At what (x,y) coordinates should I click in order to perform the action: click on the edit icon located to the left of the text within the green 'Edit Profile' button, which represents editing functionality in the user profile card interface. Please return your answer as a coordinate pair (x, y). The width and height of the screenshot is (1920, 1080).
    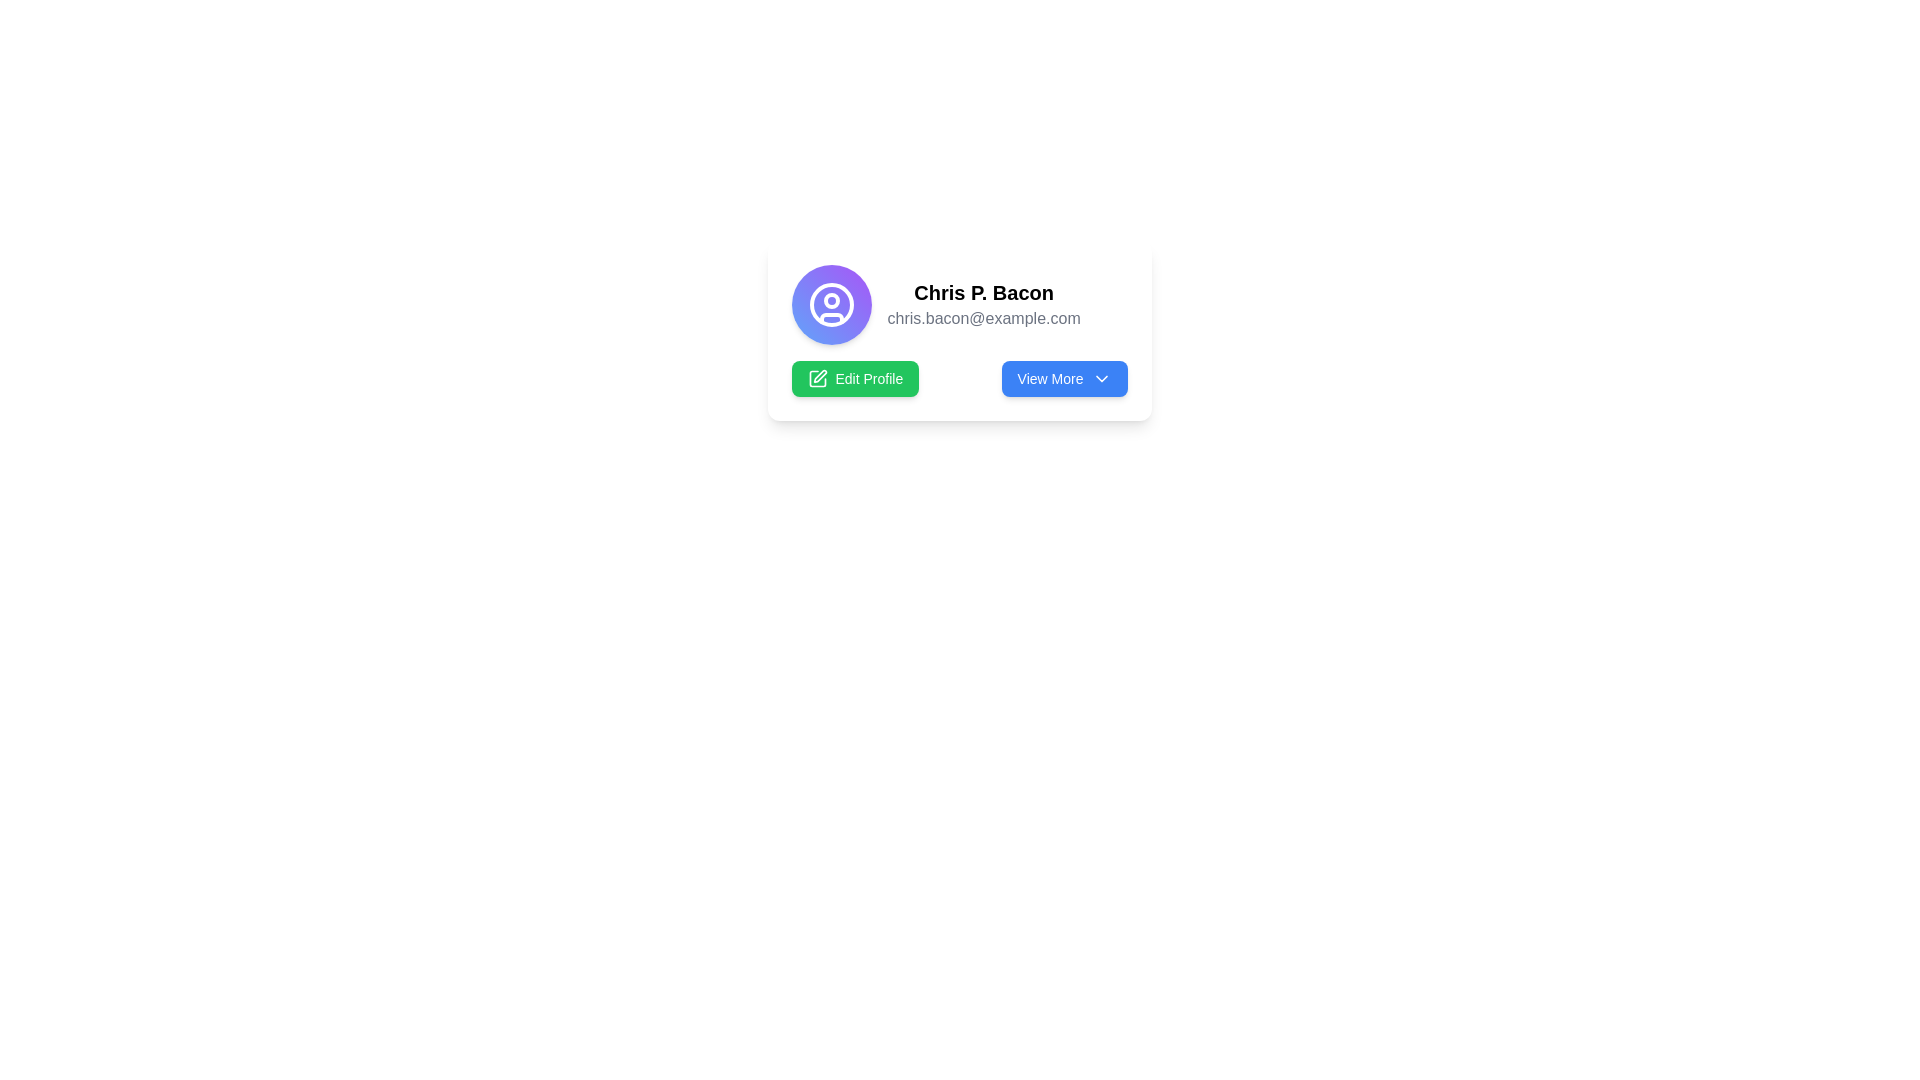
    Looking at the image, I should click on (817, 378).